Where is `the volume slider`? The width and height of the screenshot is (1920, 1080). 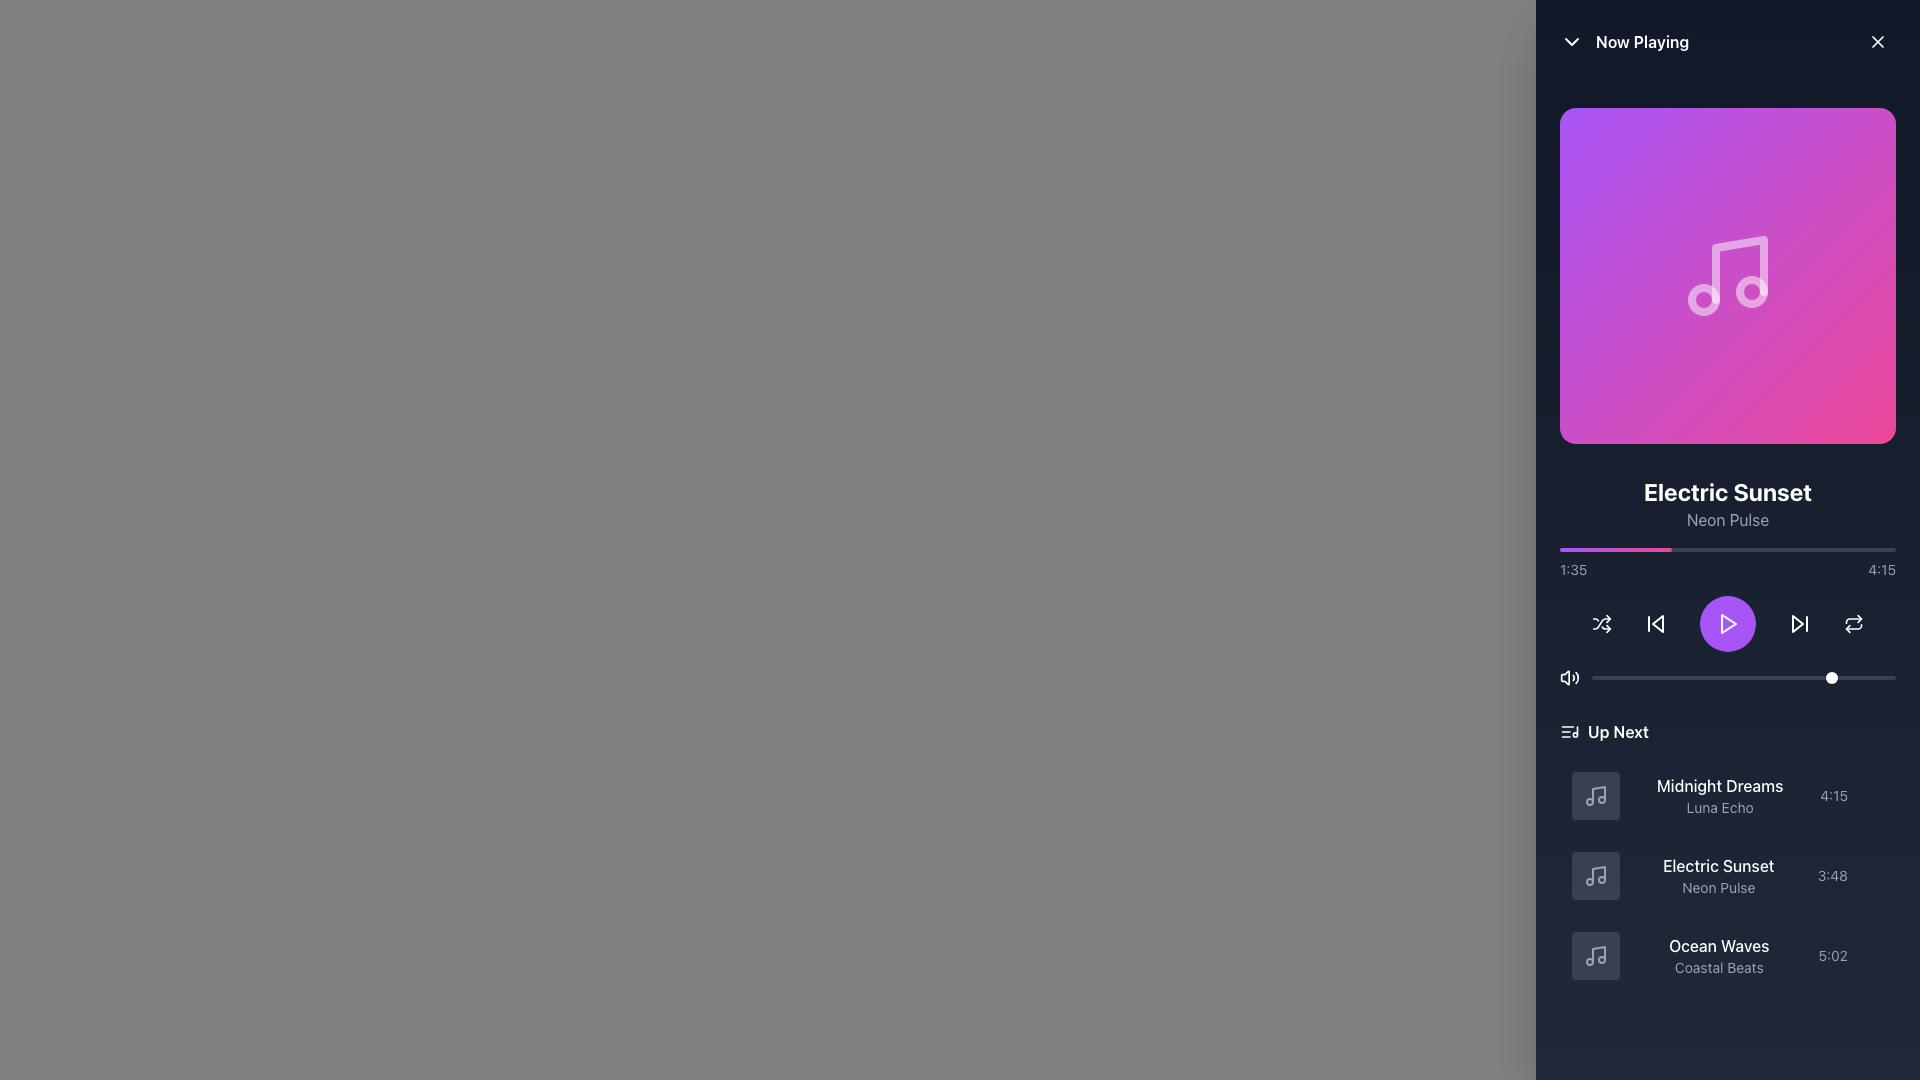
the volume slider is located at coordinates (1852, 677).